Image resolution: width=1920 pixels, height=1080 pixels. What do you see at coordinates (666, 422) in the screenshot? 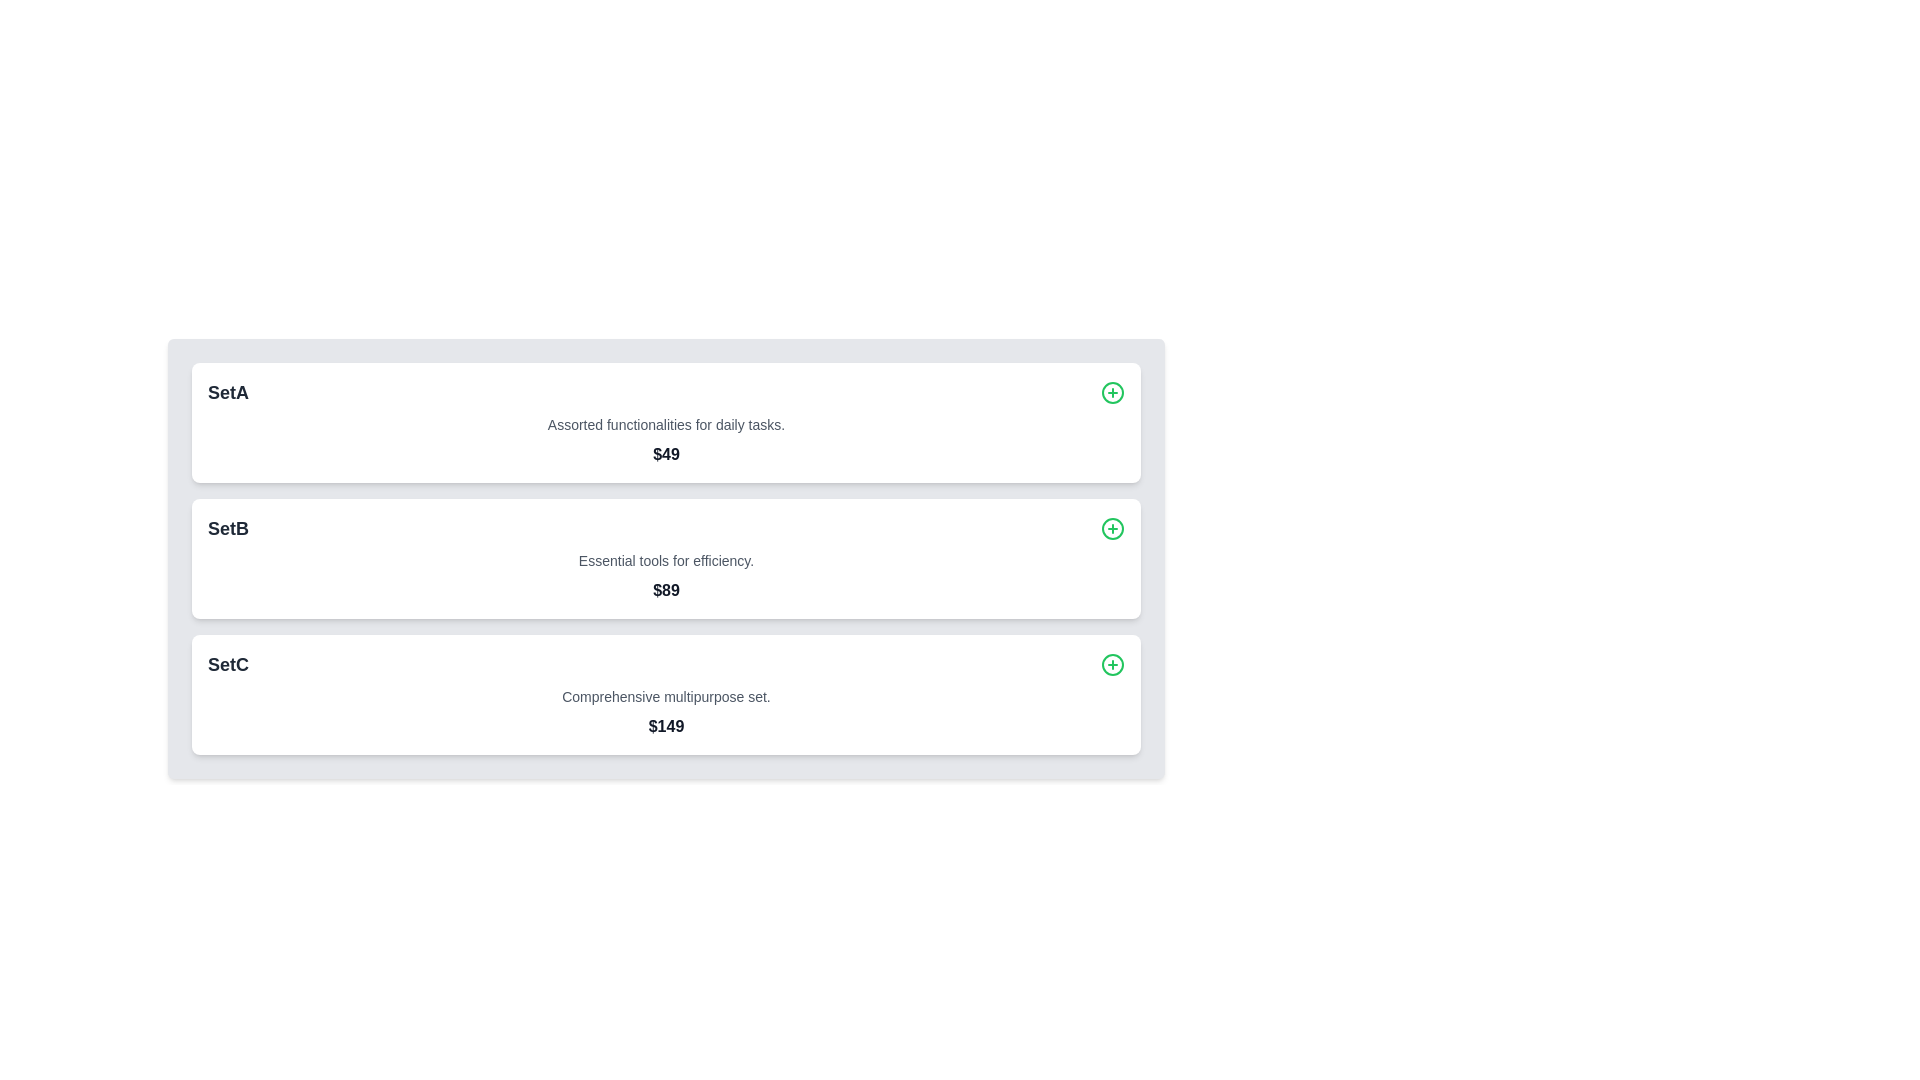
I see `the first Information Card that provides details about product 'SetA', located at the top of a vertical stack of cards` at bounding box center [666, 422].